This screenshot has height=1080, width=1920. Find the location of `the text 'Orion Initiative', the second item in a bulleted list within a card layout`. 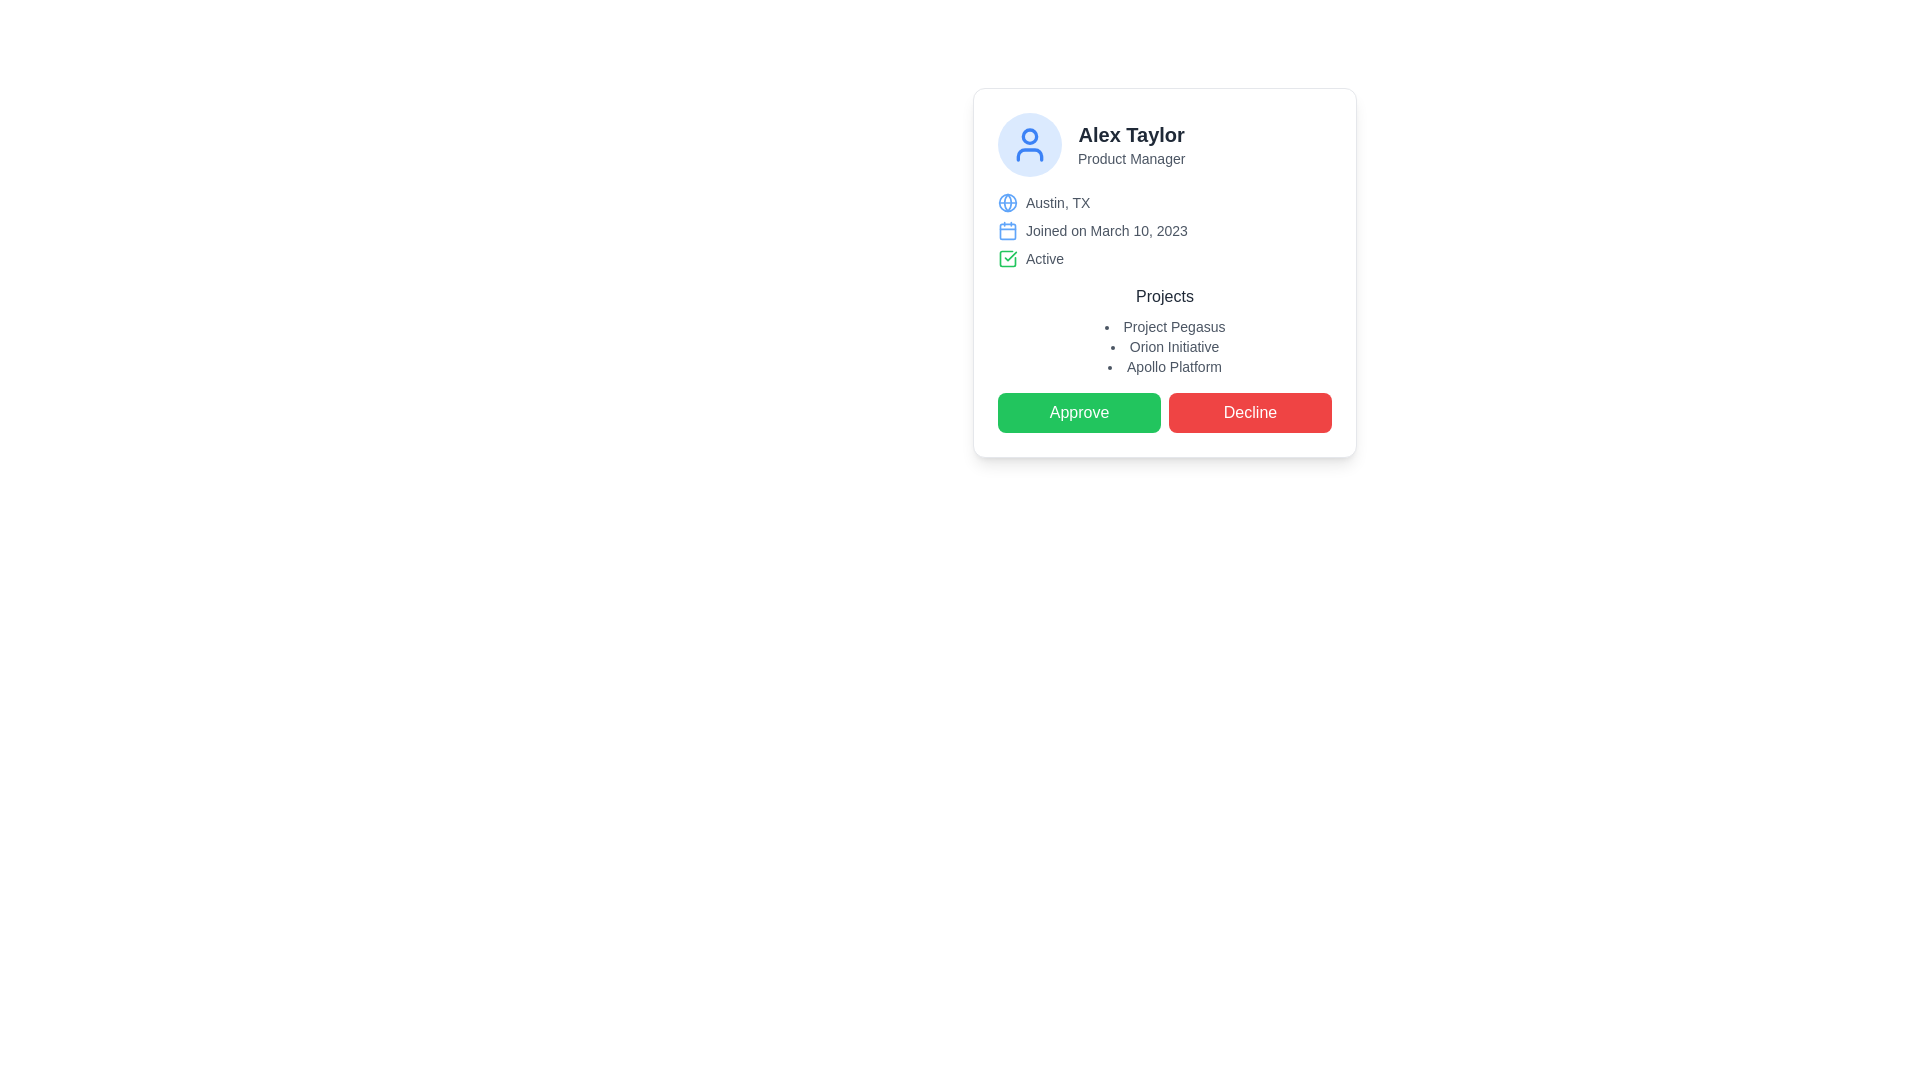

the text 'Orion Initiative', the second item in a bulleted list within a card layout is located at coordinates (1165, 346).